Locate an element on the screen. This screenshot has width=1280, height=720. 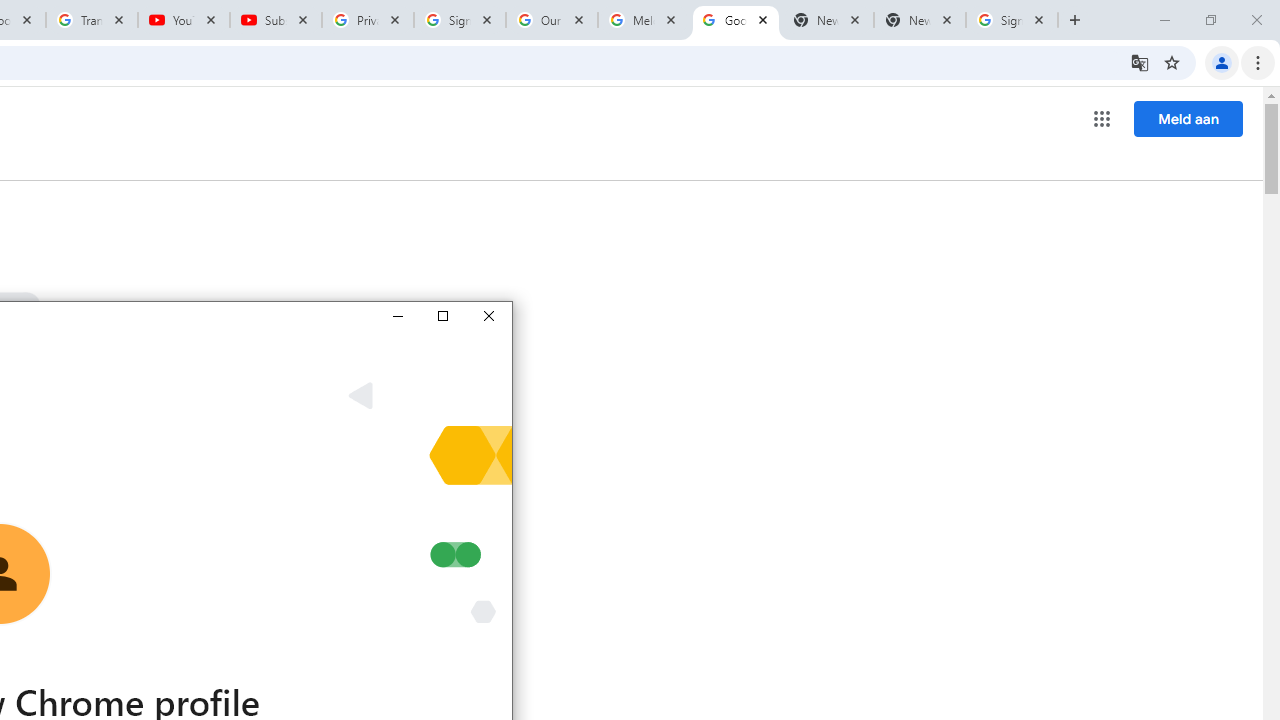
'Google-programme' is located at coordinates (1101, 119).